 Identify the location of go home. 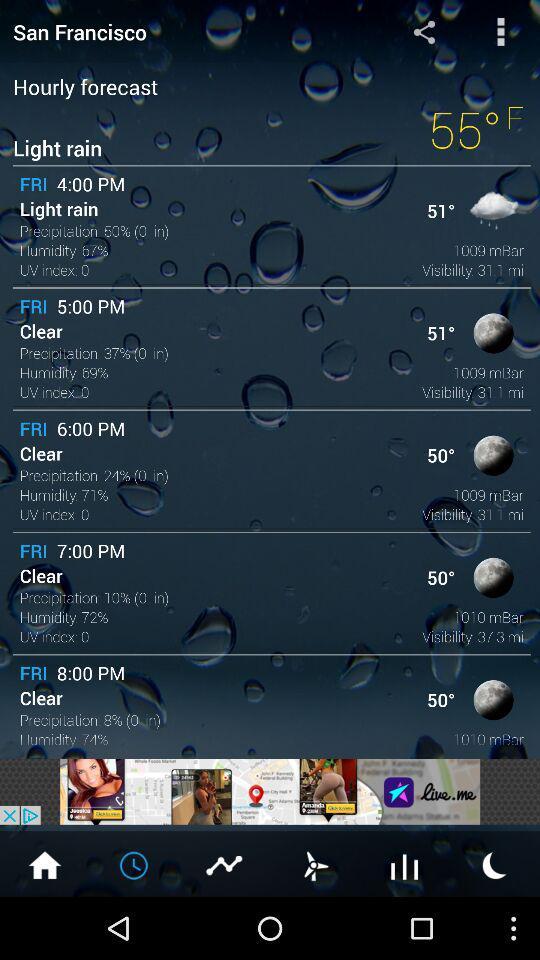
(44, 863).